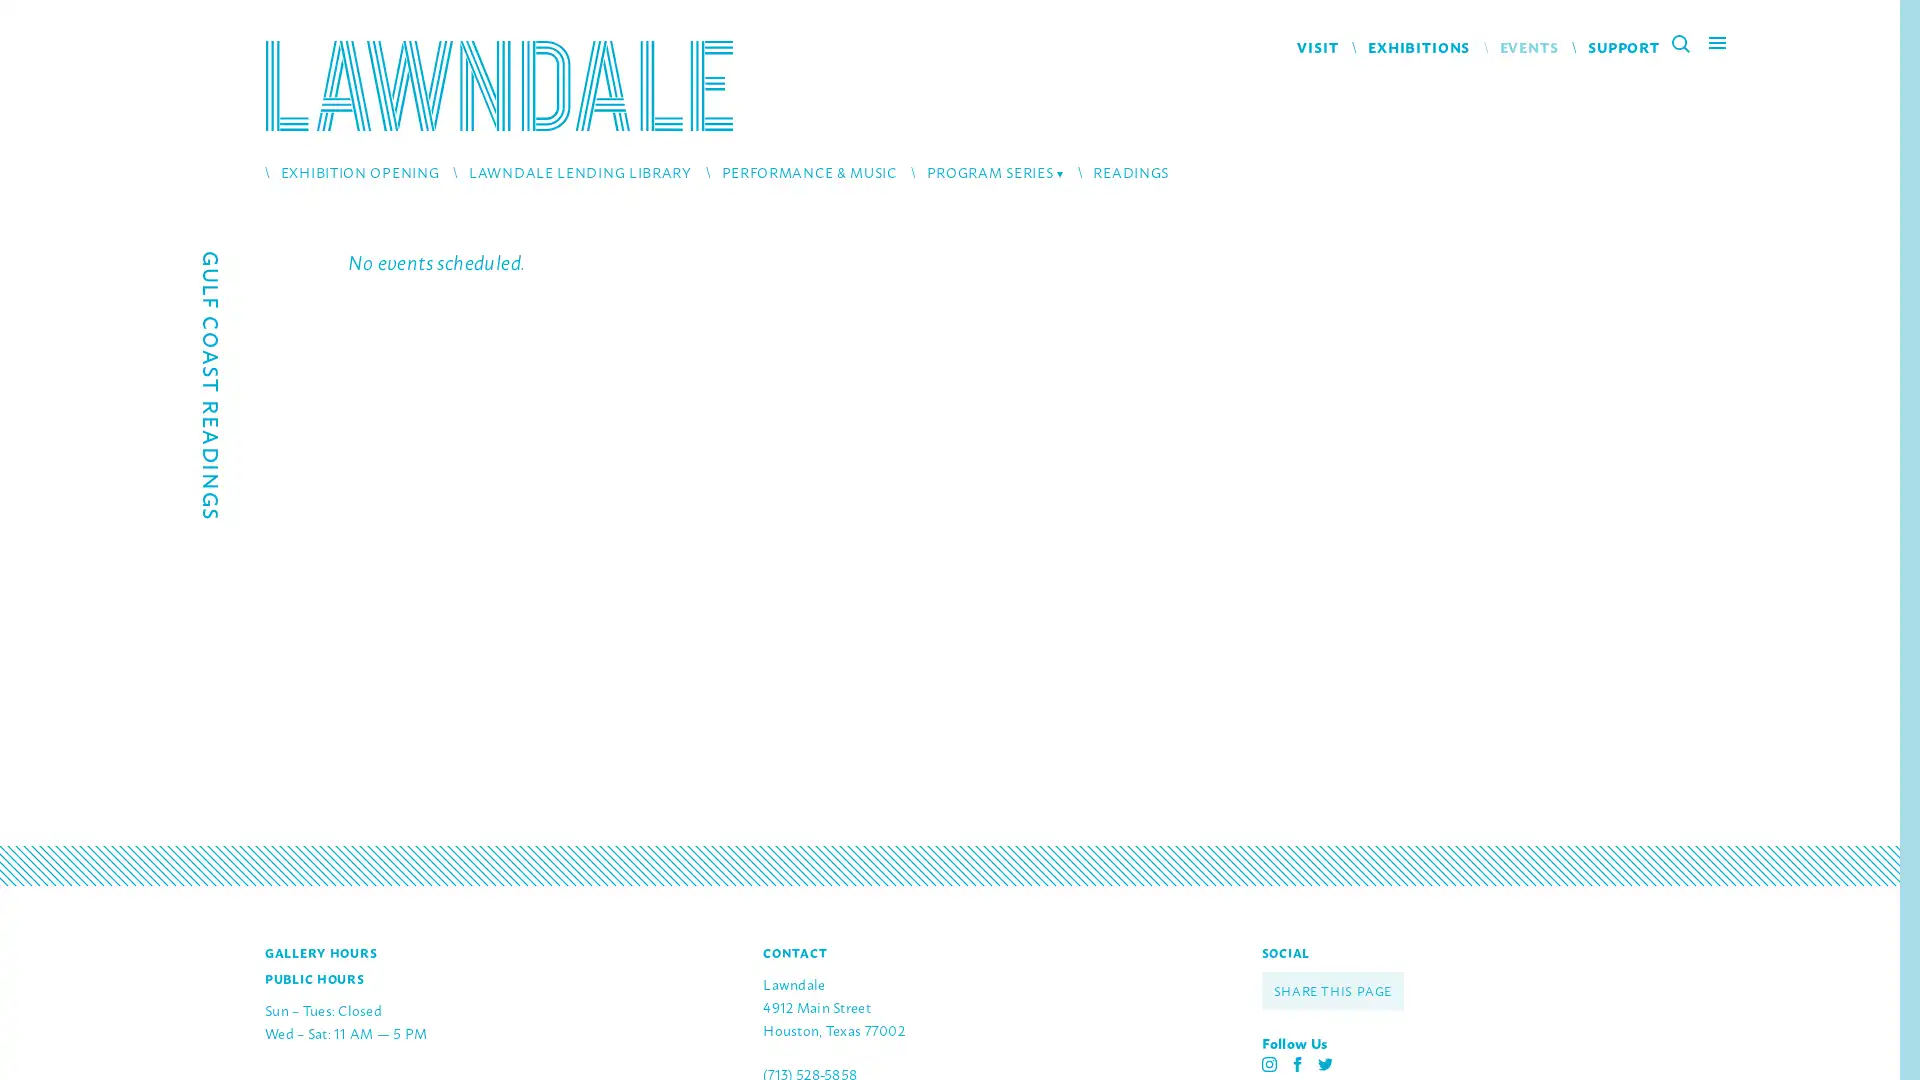  Describe the element at coordinates (1716, 46) in the screenshot. I see `Main Menu` at that location.